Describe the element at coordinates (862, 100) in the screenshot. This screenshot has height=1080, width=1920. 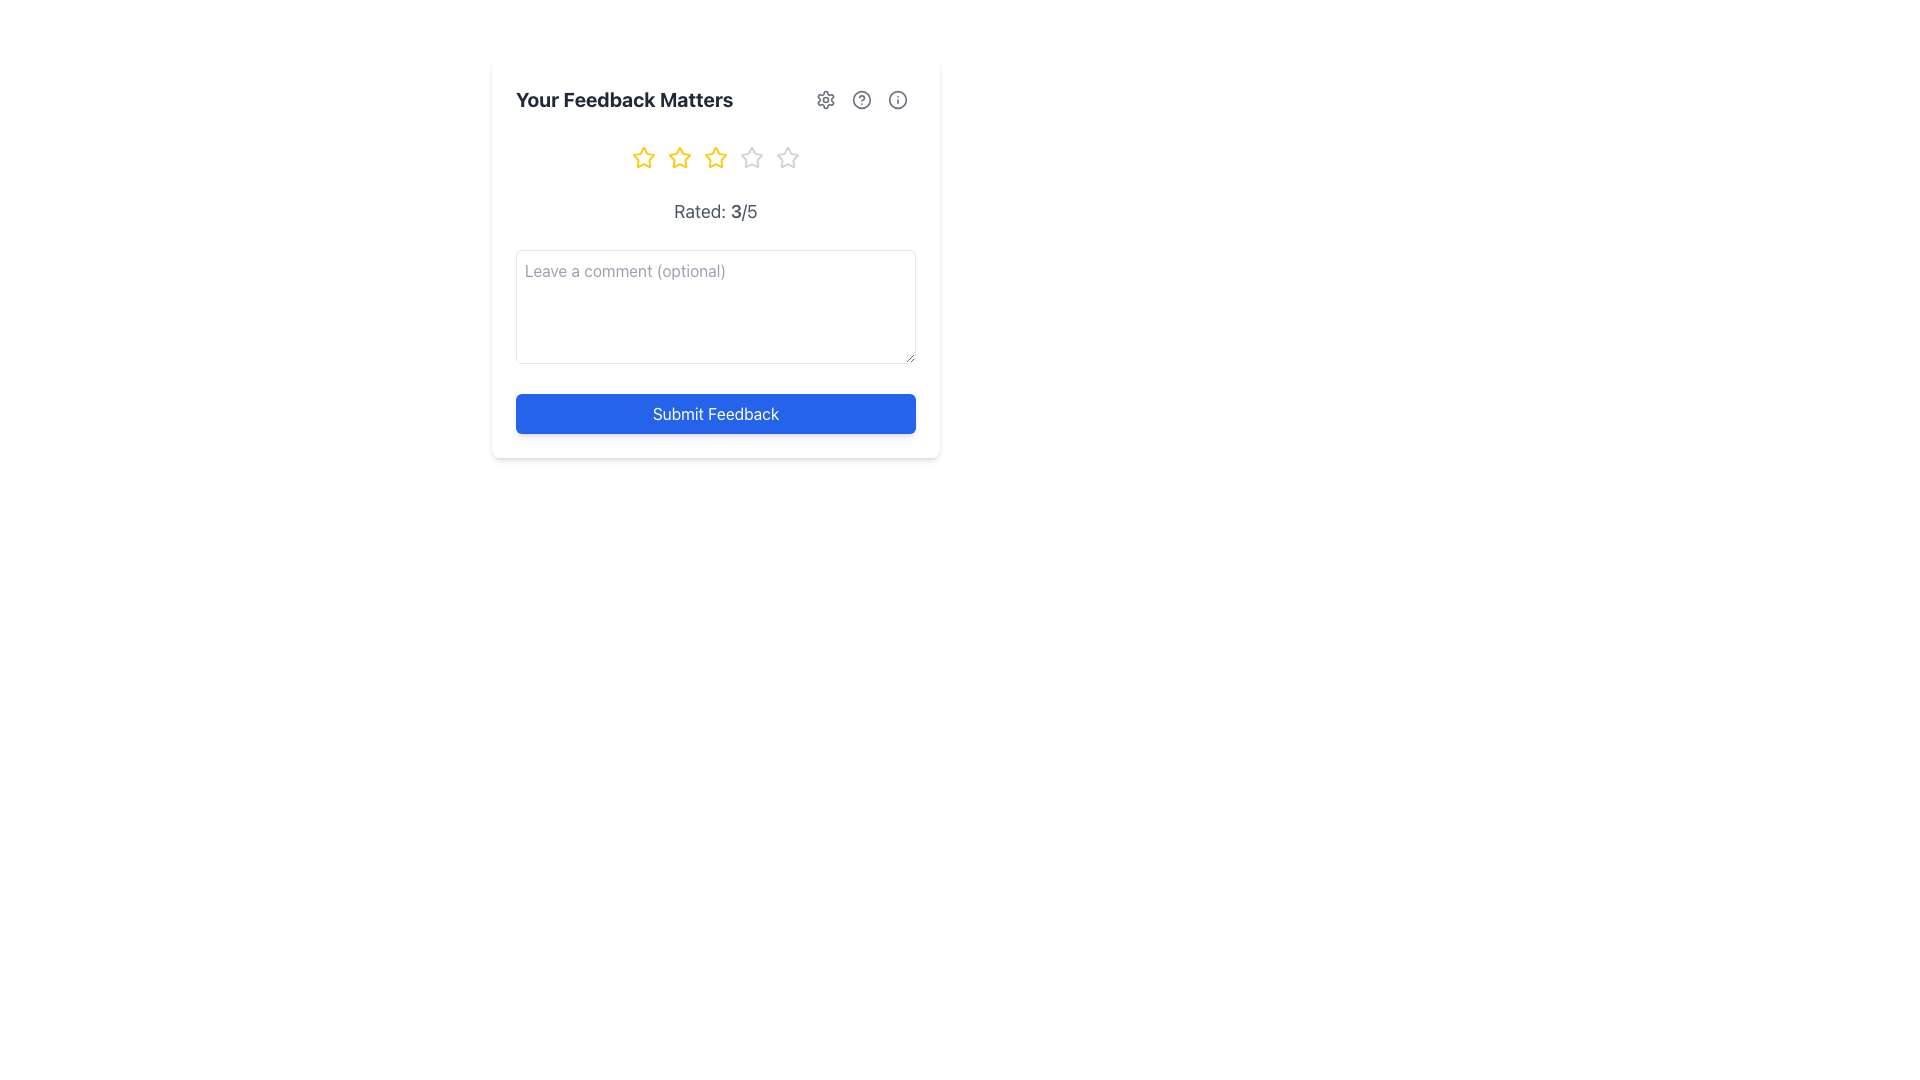
I see `the Help Icon Button, which is the middle circular icon located at the top right corner of the feedback card` at that location.